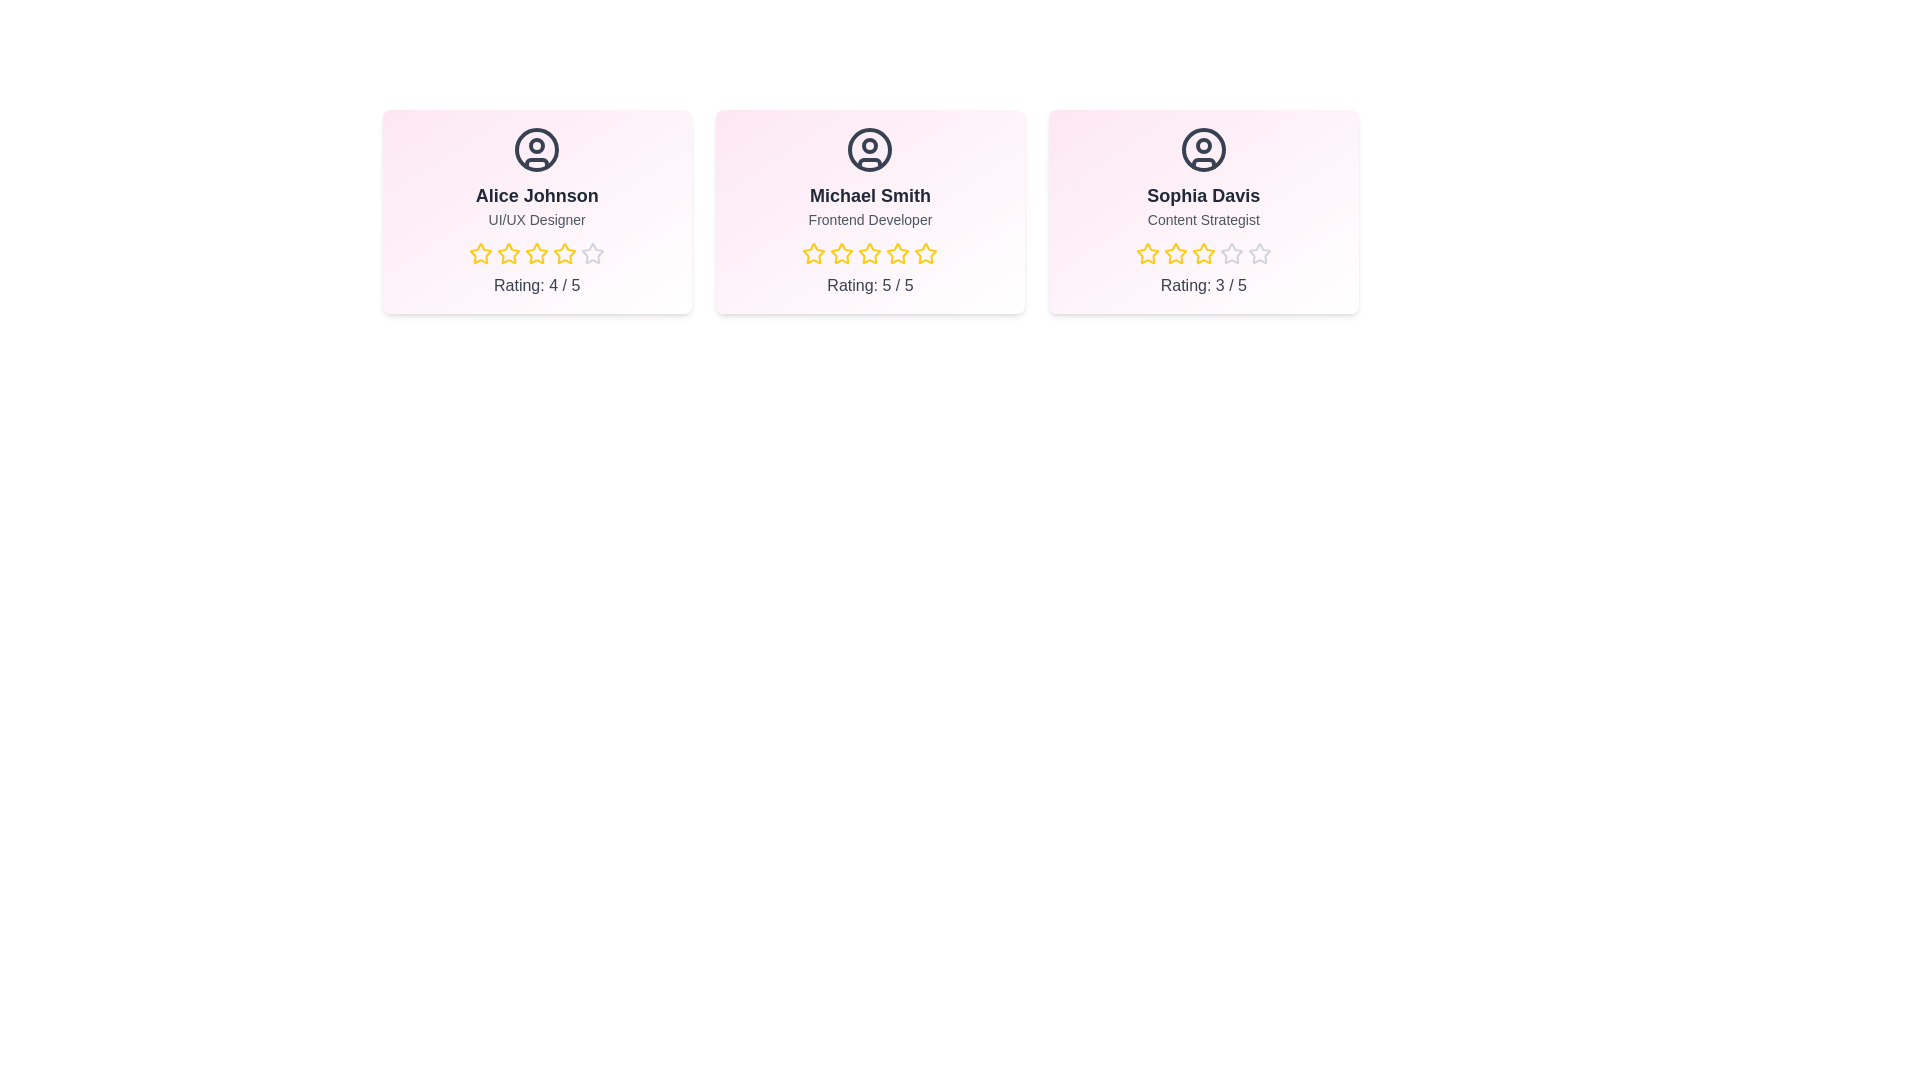 This screenshot has height=1080, width=1920. I want to click on the star corresponding to 5 stars for the team member Alice Johnson, so click(592, 253).